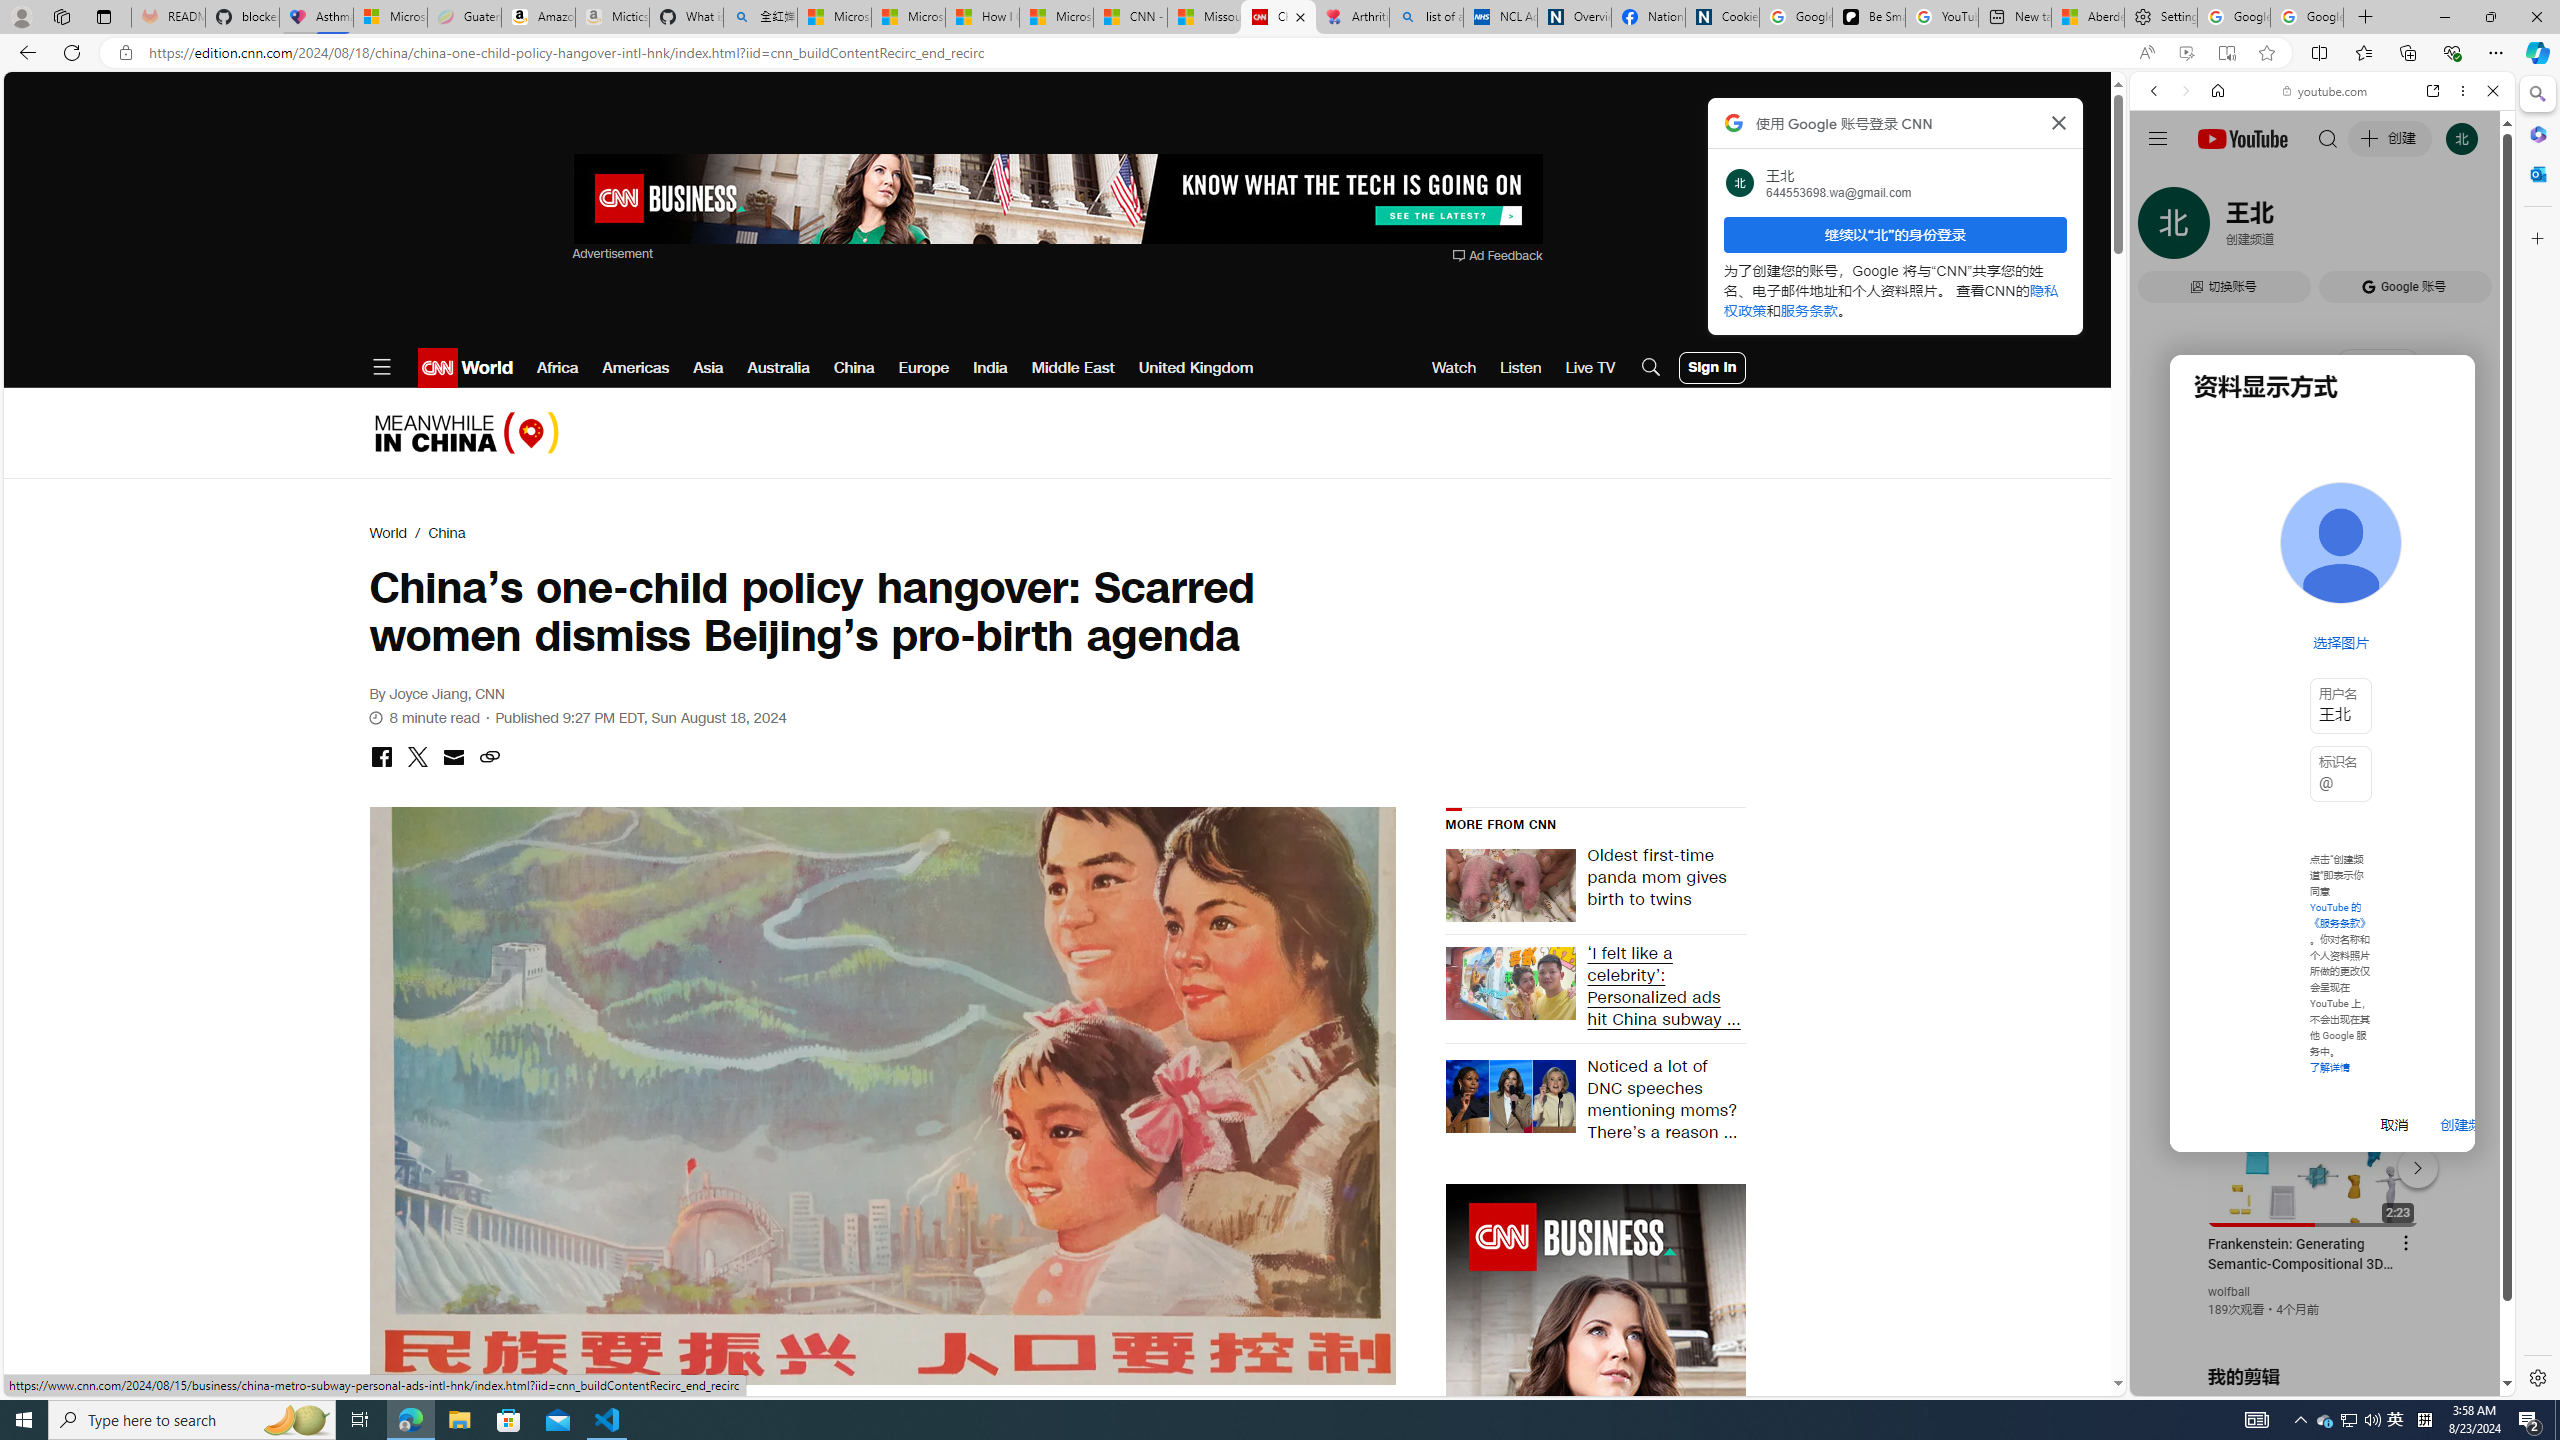 The image size is (2560, 1440). Describe the element at coordinates (924, 367) in the screenshot. I see `'Europe'` at that location.